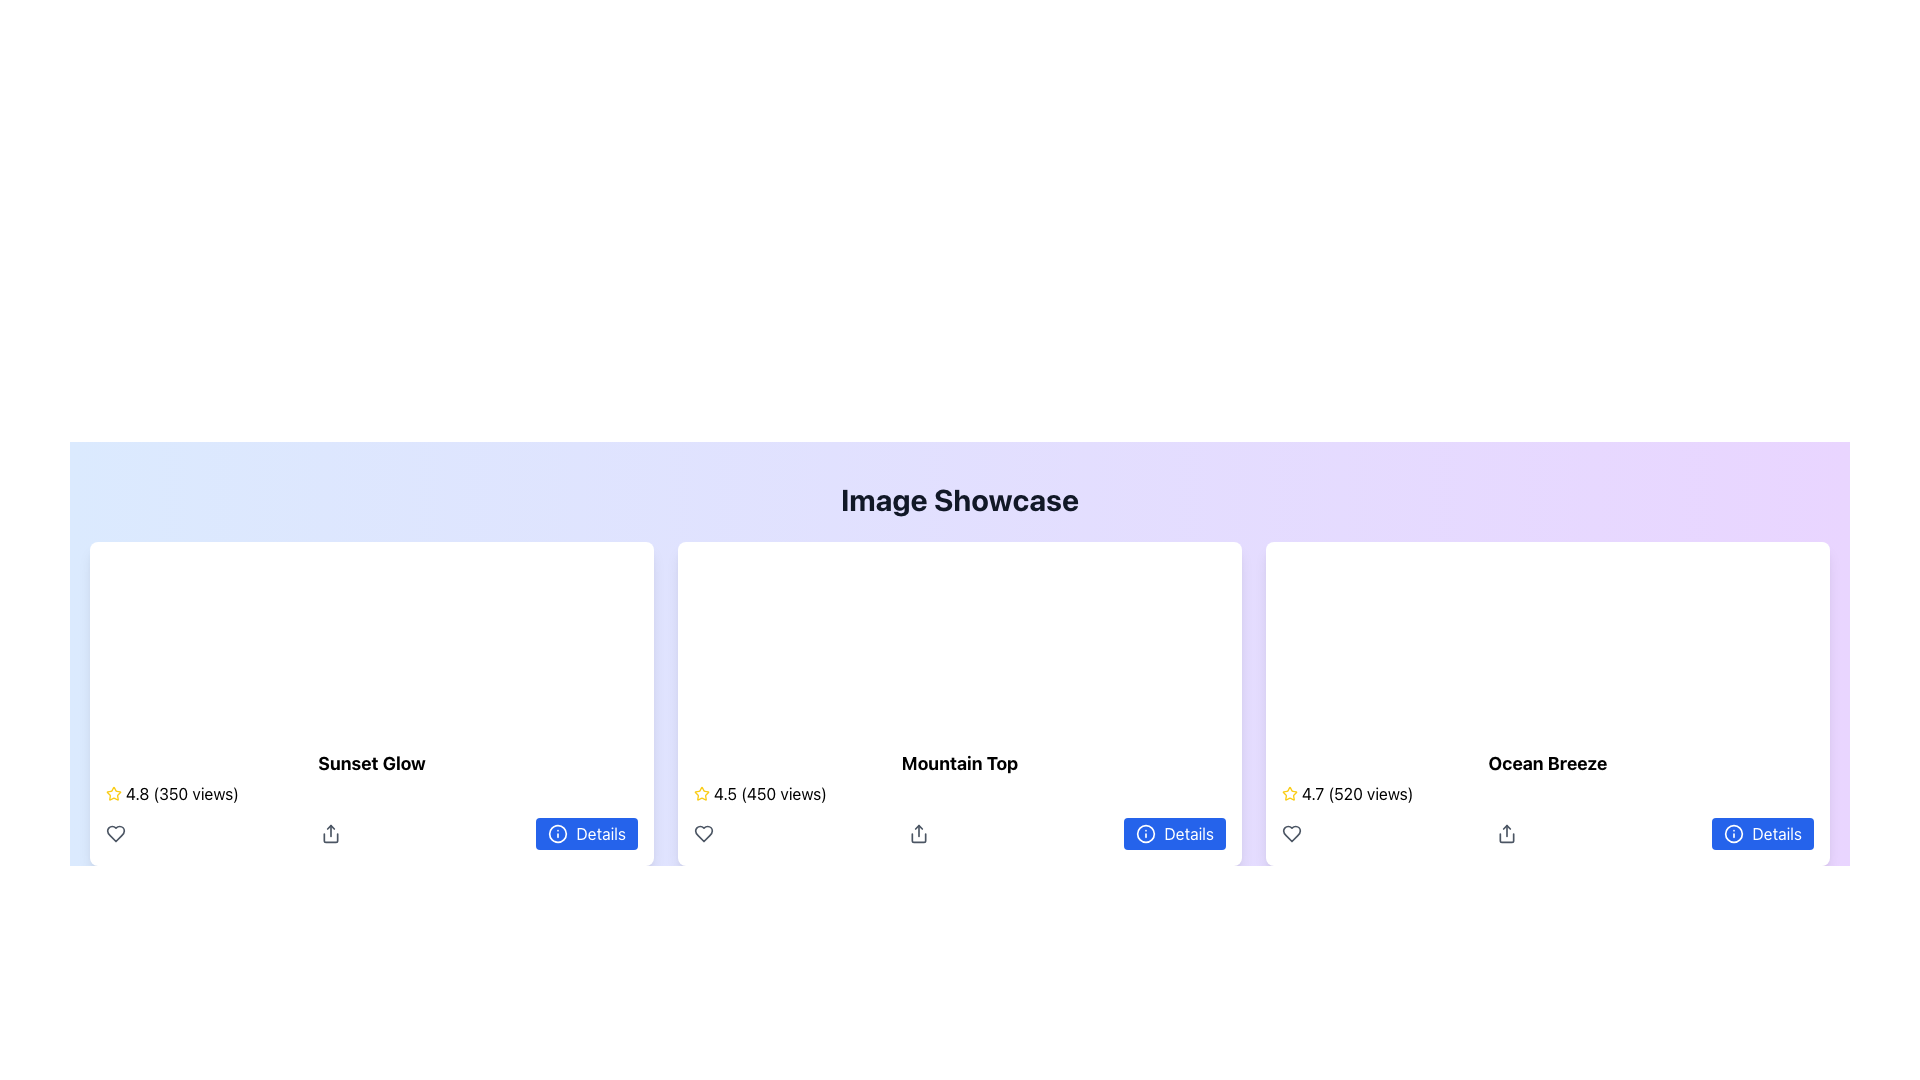 This screenshot has height=1080, width=1920. What do you see at coordinates (114, 833) in the screenshot?
I see `the heart-shaped graphical icon located below the '4.8 (350 views)' rating text of the 'Sunset Glow' product` at bounding box center [114, 833].